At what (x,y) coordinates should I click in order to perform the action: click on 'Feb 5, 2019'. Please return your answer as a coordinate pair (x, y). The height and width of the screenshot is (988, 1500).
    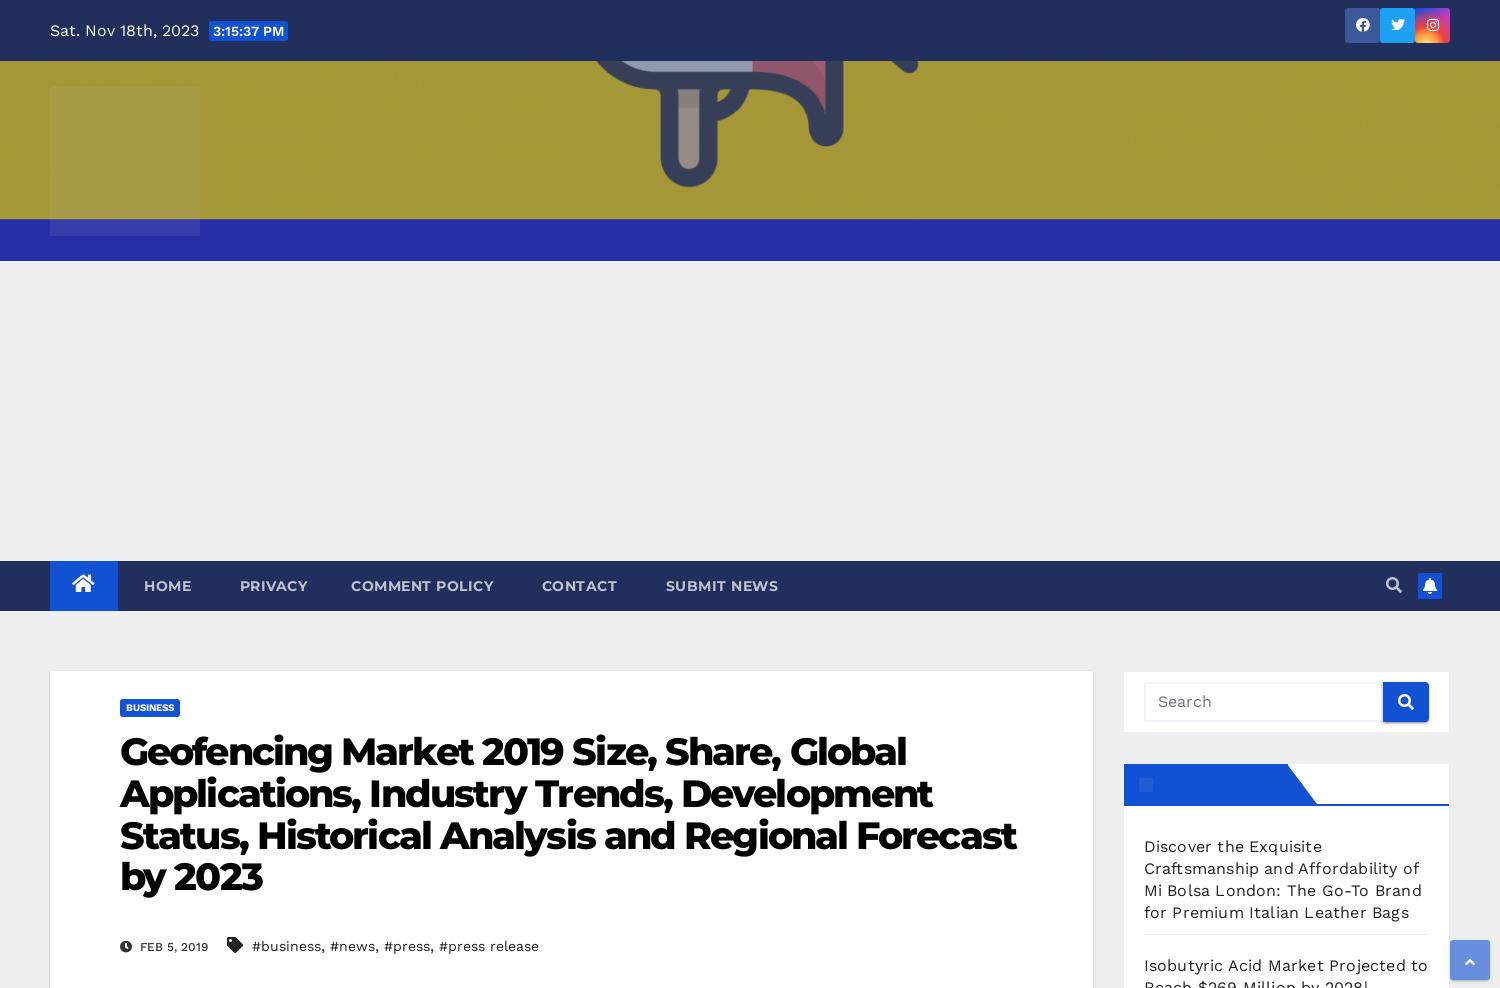
    Looking at the image, I should click on (172, 946).